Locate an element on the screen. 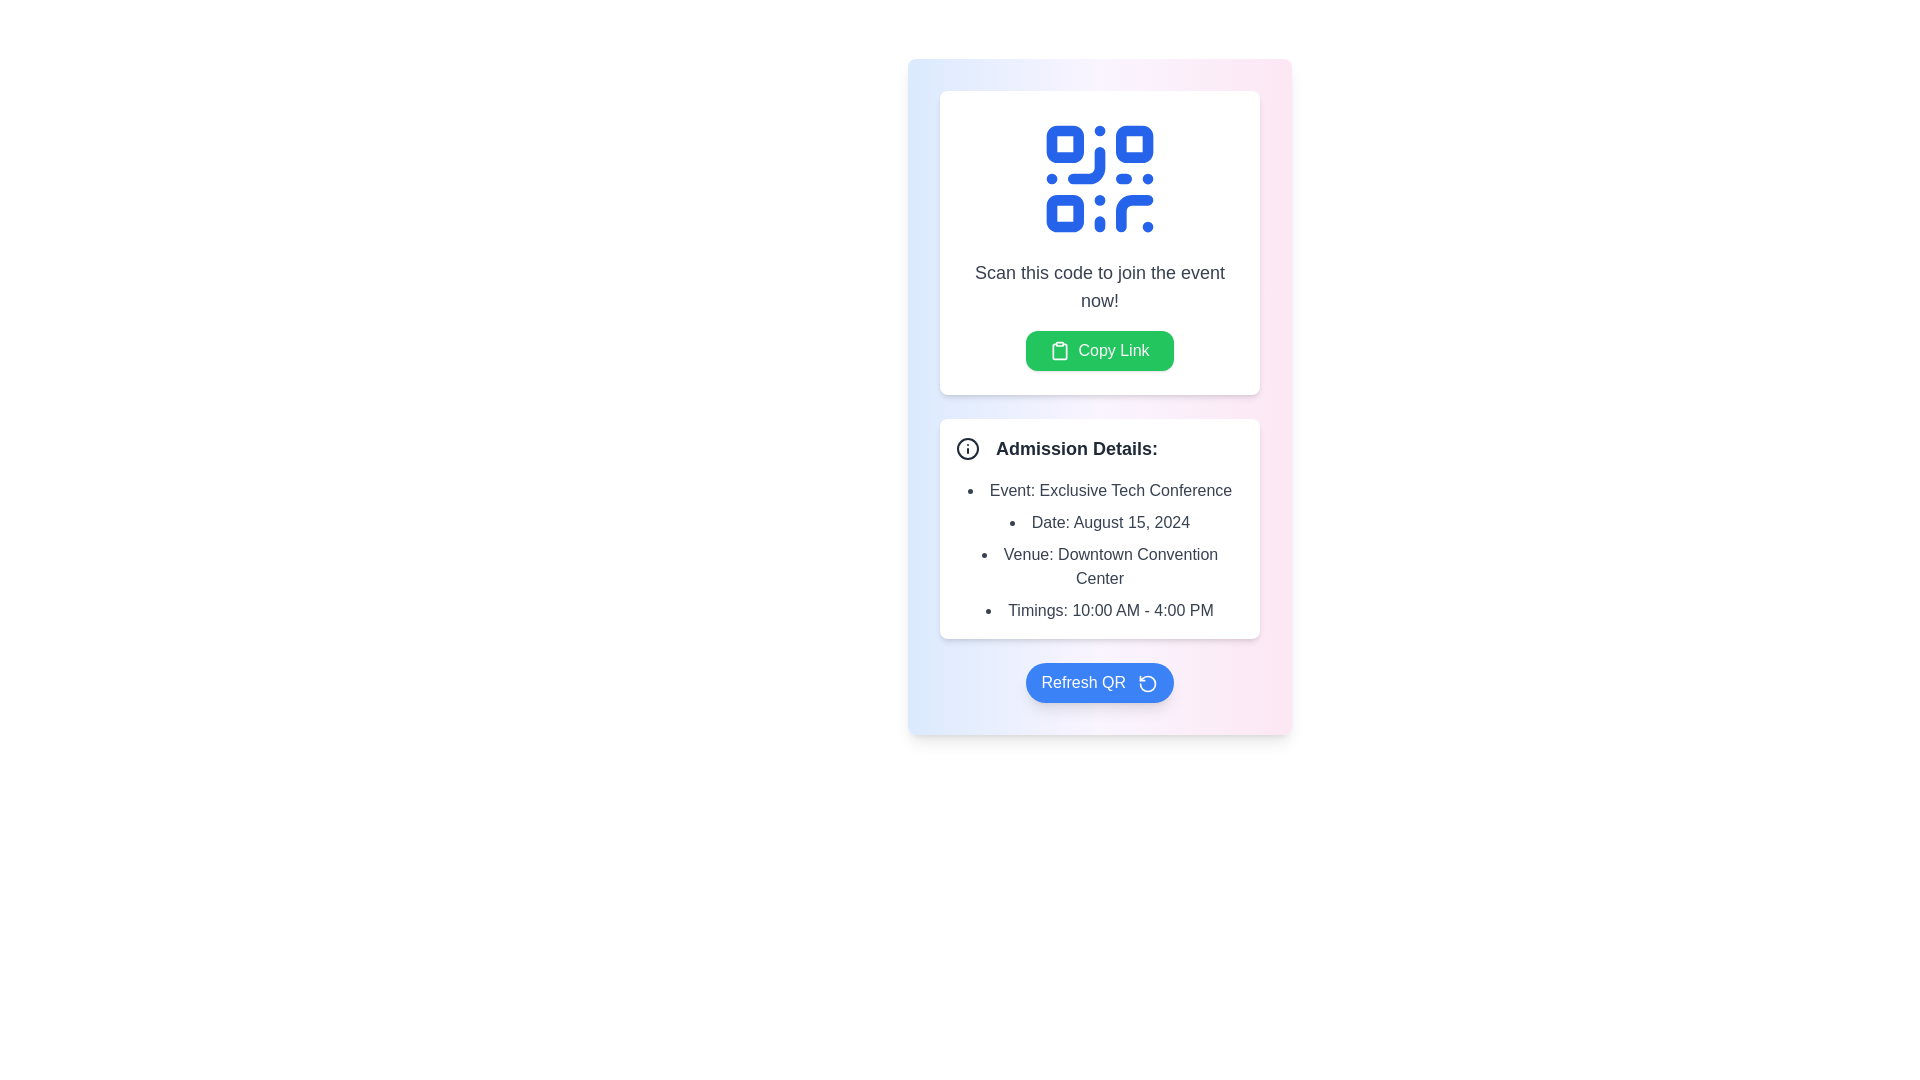 The height and width of the screenshot is (1080, 1920). the third rectangular component from the left in the second row of the QR code design at the top of the interface is located at coordinates (1064, 213).